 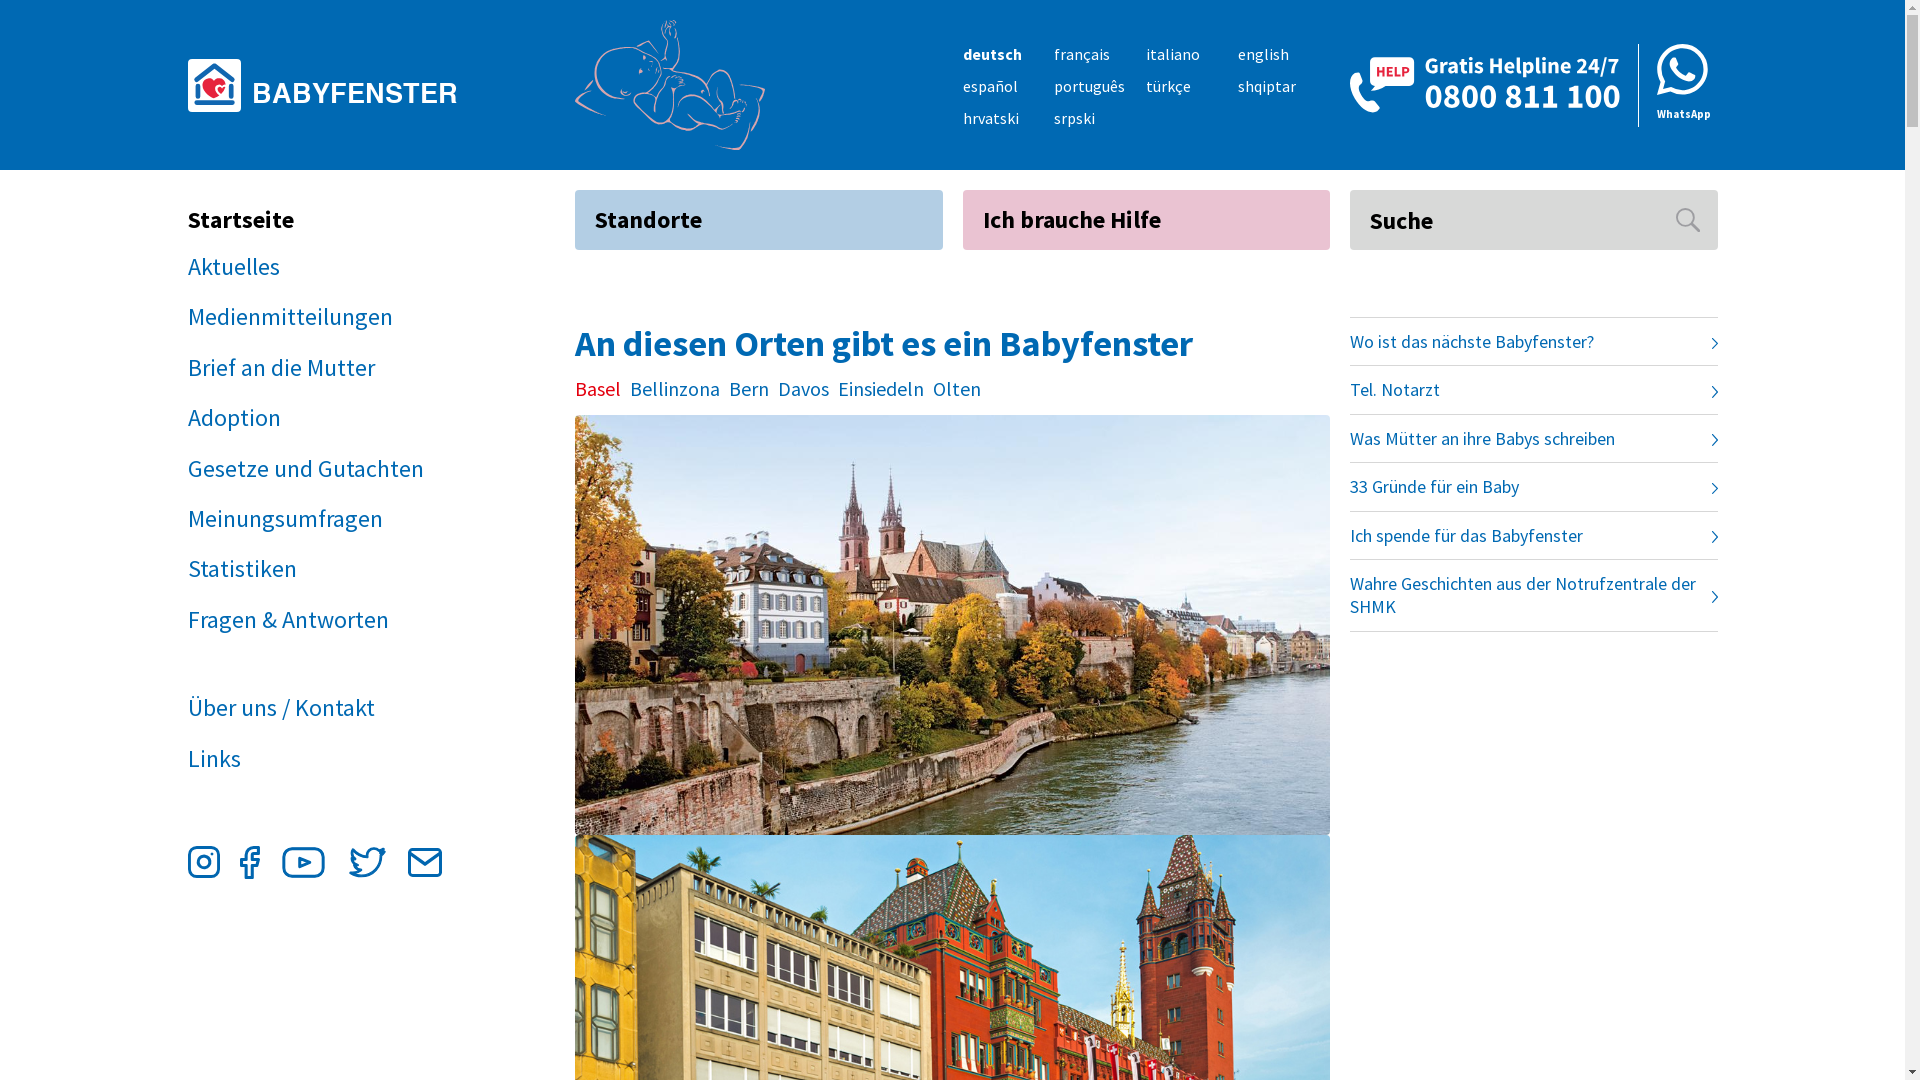 What do you see at coordinates (335, 416) in the screenshot?
I see `'Adoption'` at bounding box center [335, 416].